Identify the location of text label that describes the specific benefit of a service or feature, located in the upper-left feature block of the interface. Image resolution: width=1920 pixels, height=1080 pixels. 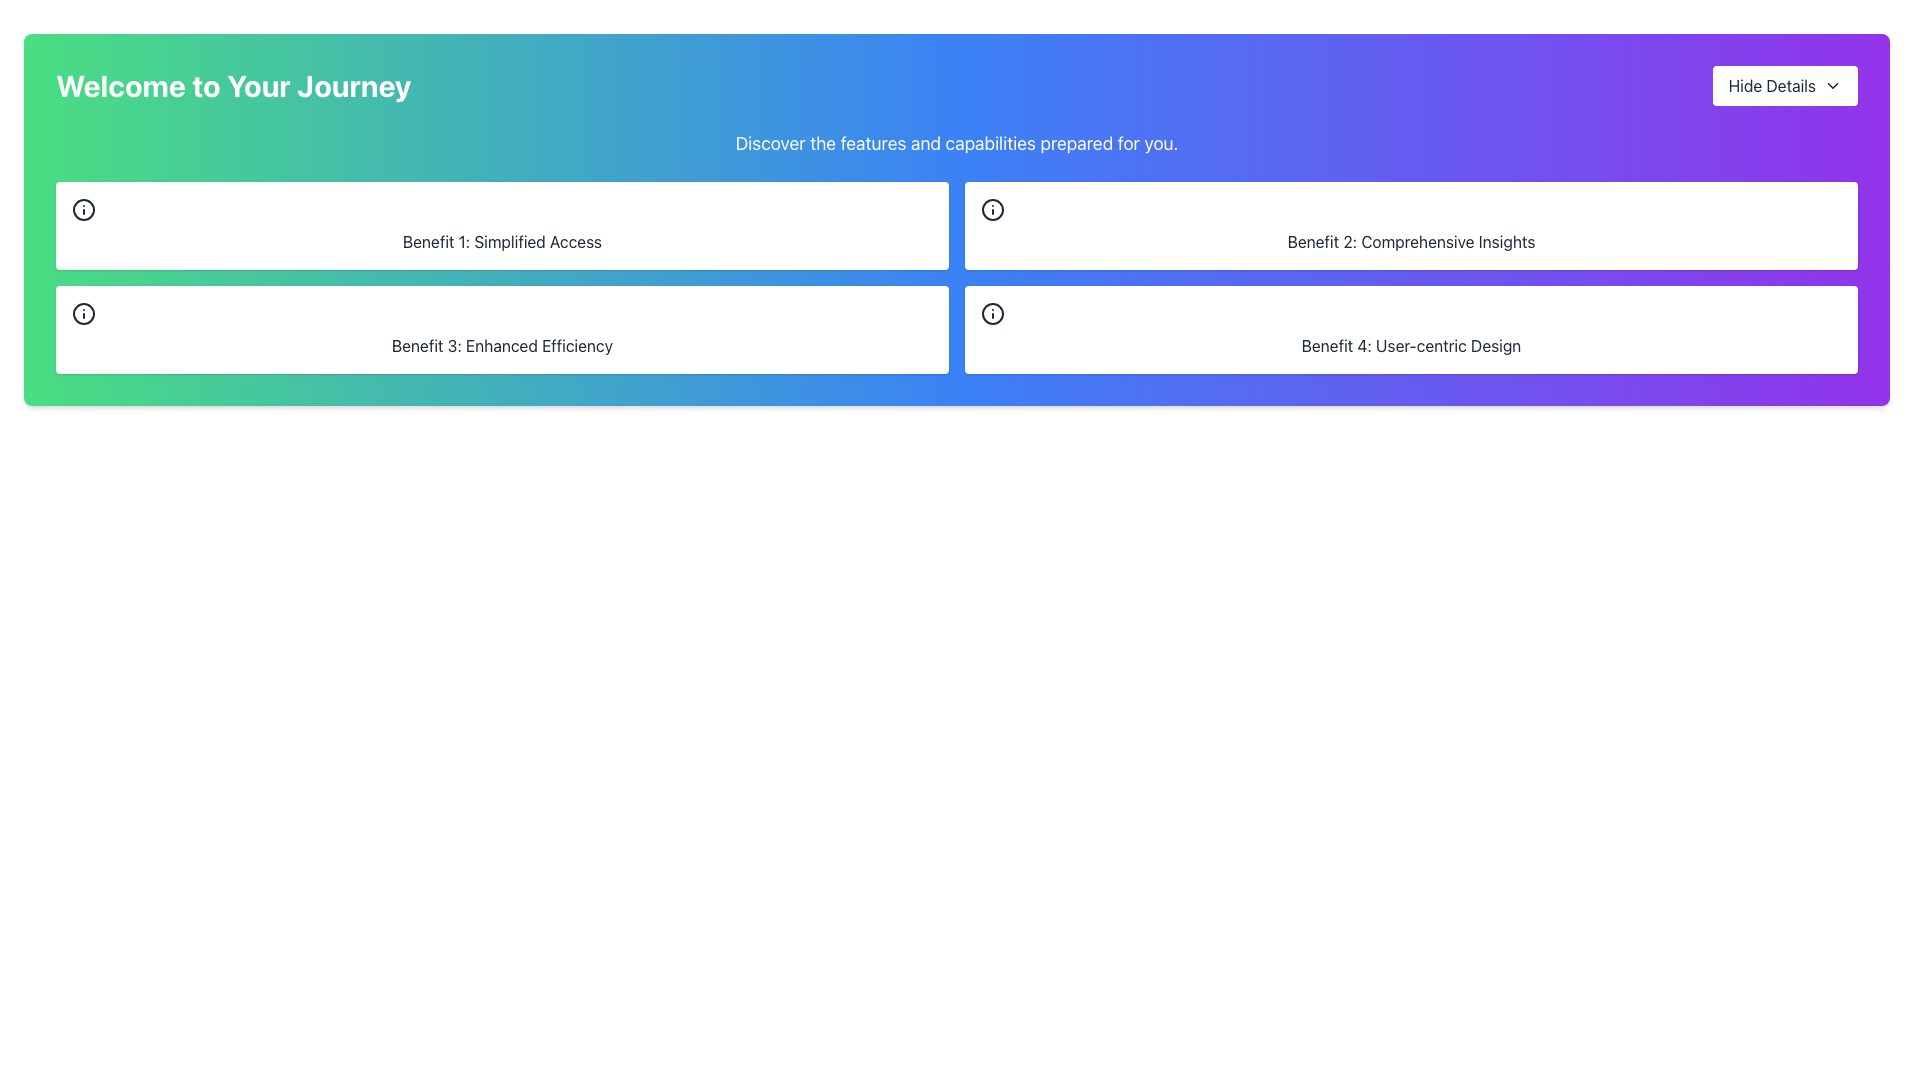
(502, 241).